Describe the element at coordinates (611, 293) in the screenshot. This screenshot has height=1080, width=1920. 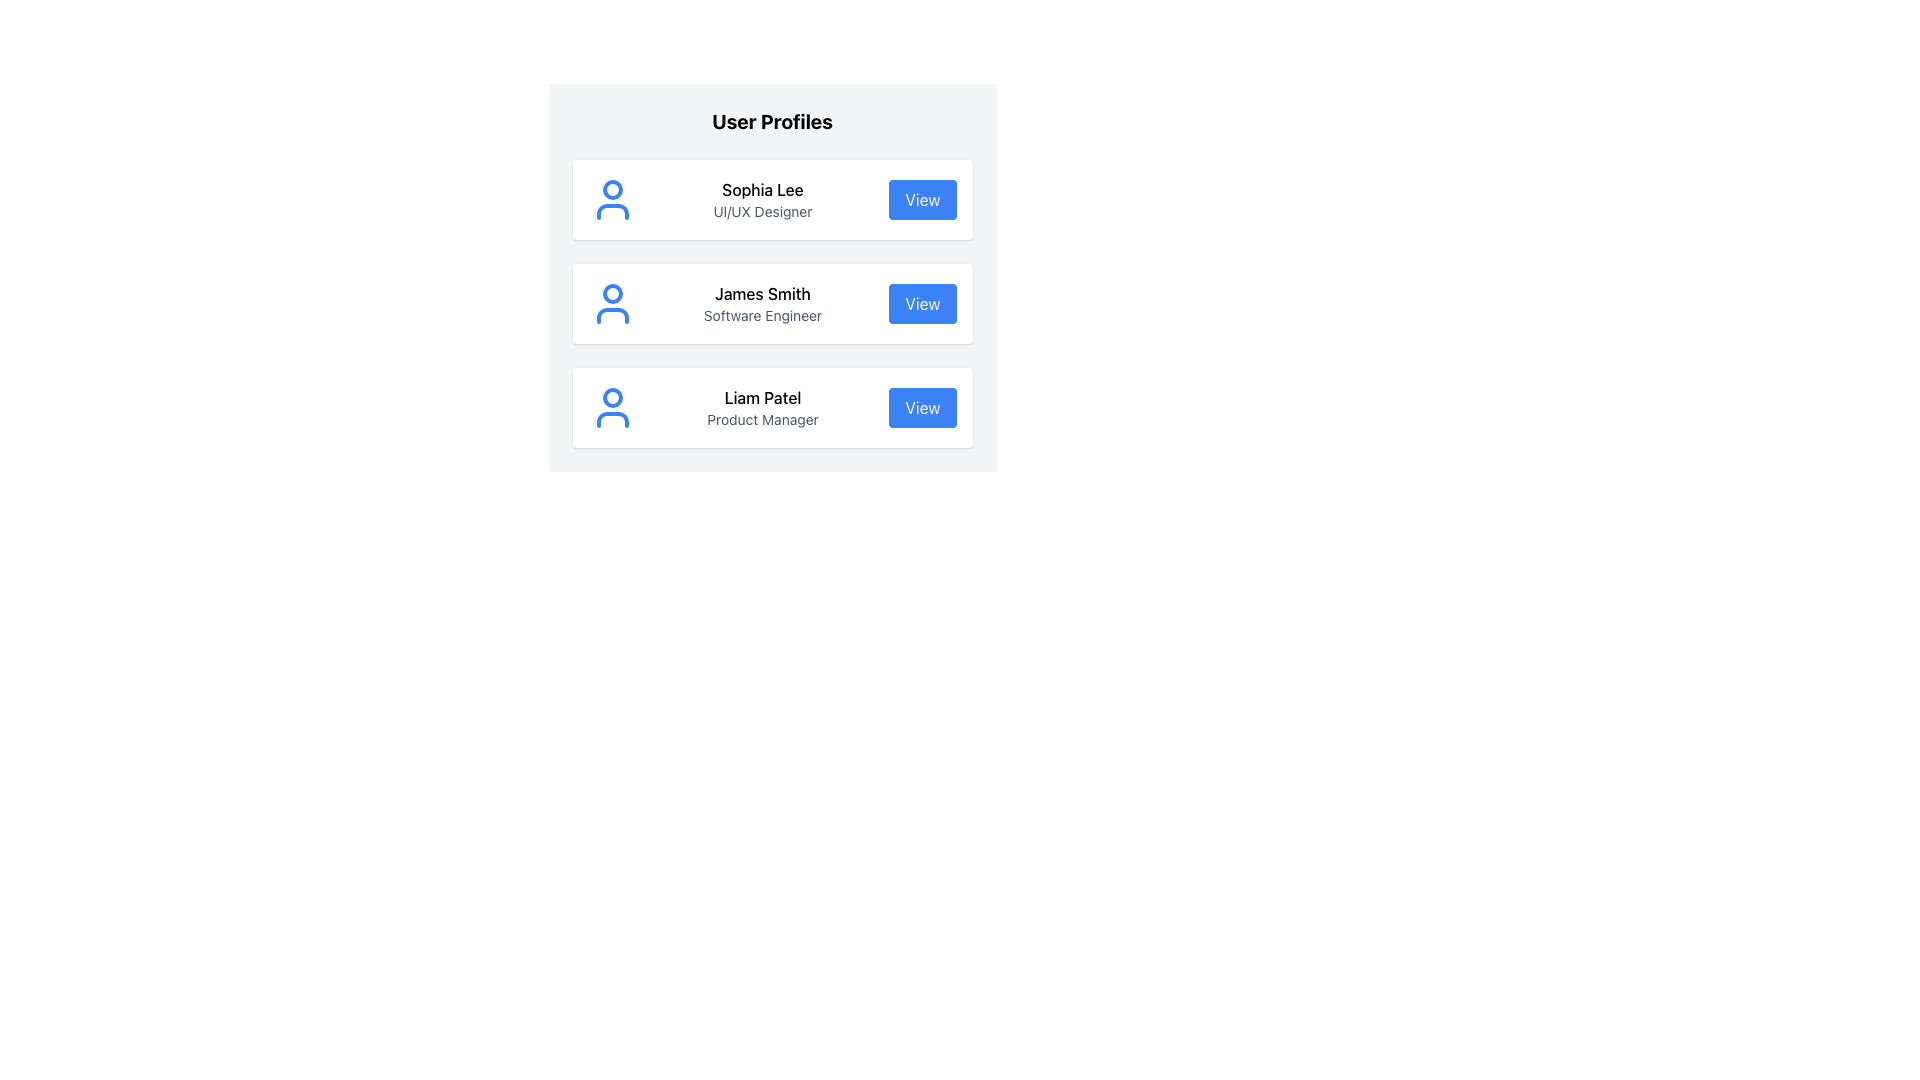
I see `the circular profile icon representing 'James Smith', the second profile entry under the title 'Software Engineer'` at that location.